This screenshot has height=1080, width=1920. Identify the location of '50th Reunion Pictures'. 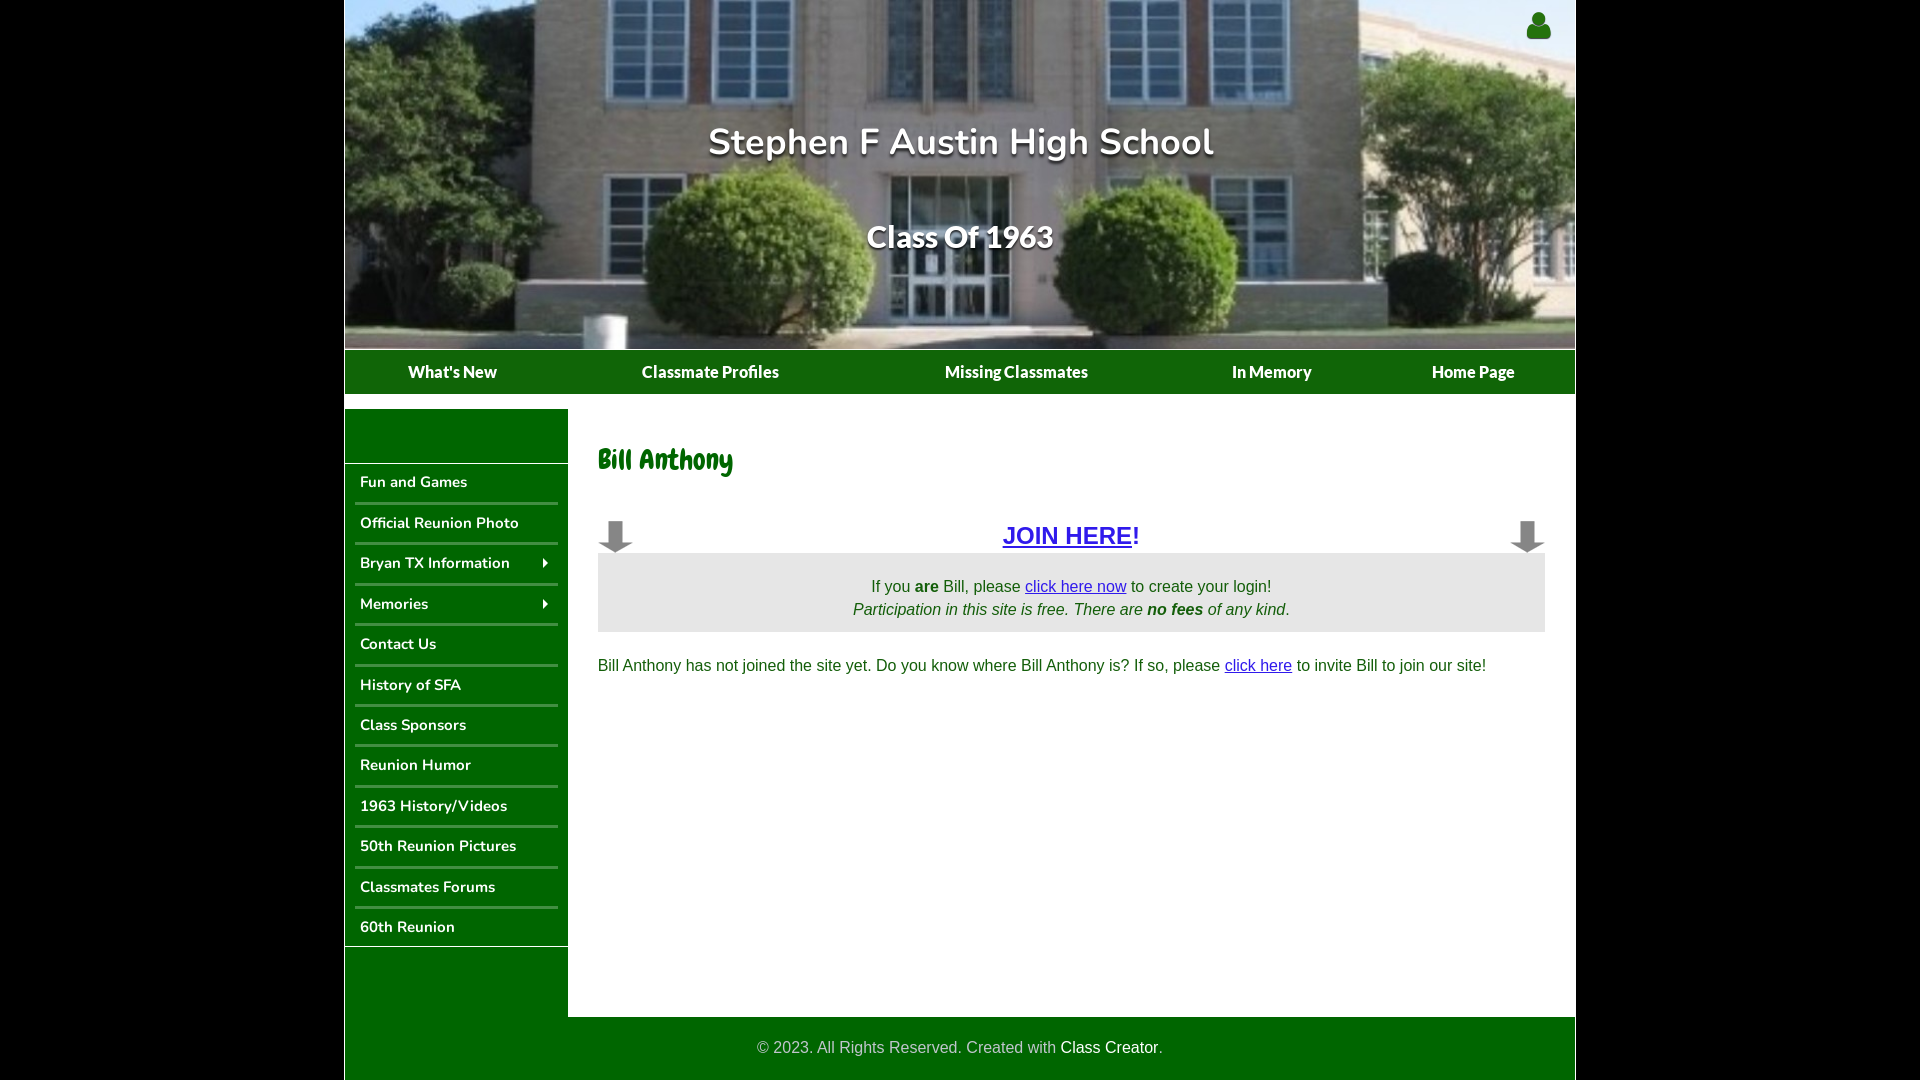
(355, 846).